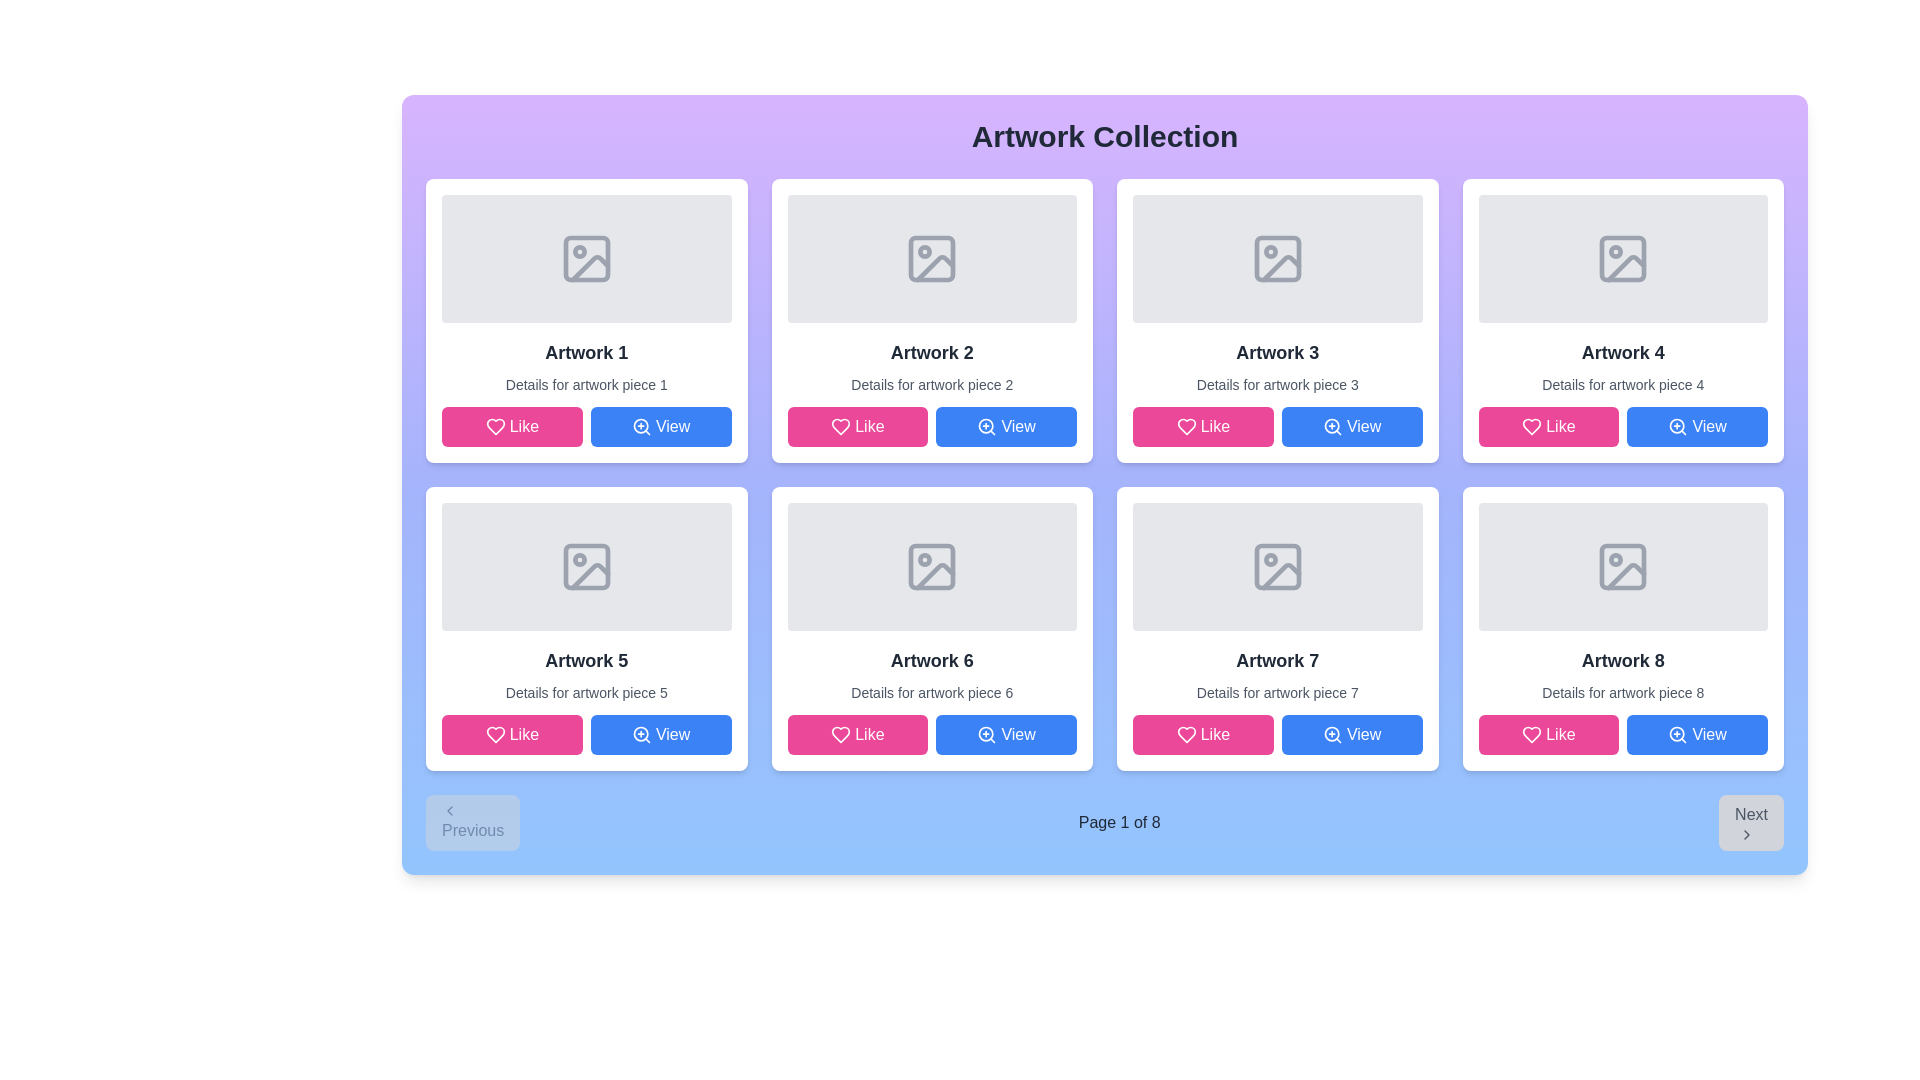 Image resolution: width=1920 pixels, height=1080 pixels. What do you see at coordinates (1202, 735) in the screenshot?
I see `the 'like' button located to the left of the blue 'View' button in the 'Artwork 7' section to send positive feedback for the associated artwork` at bounding box center [1202, 735].